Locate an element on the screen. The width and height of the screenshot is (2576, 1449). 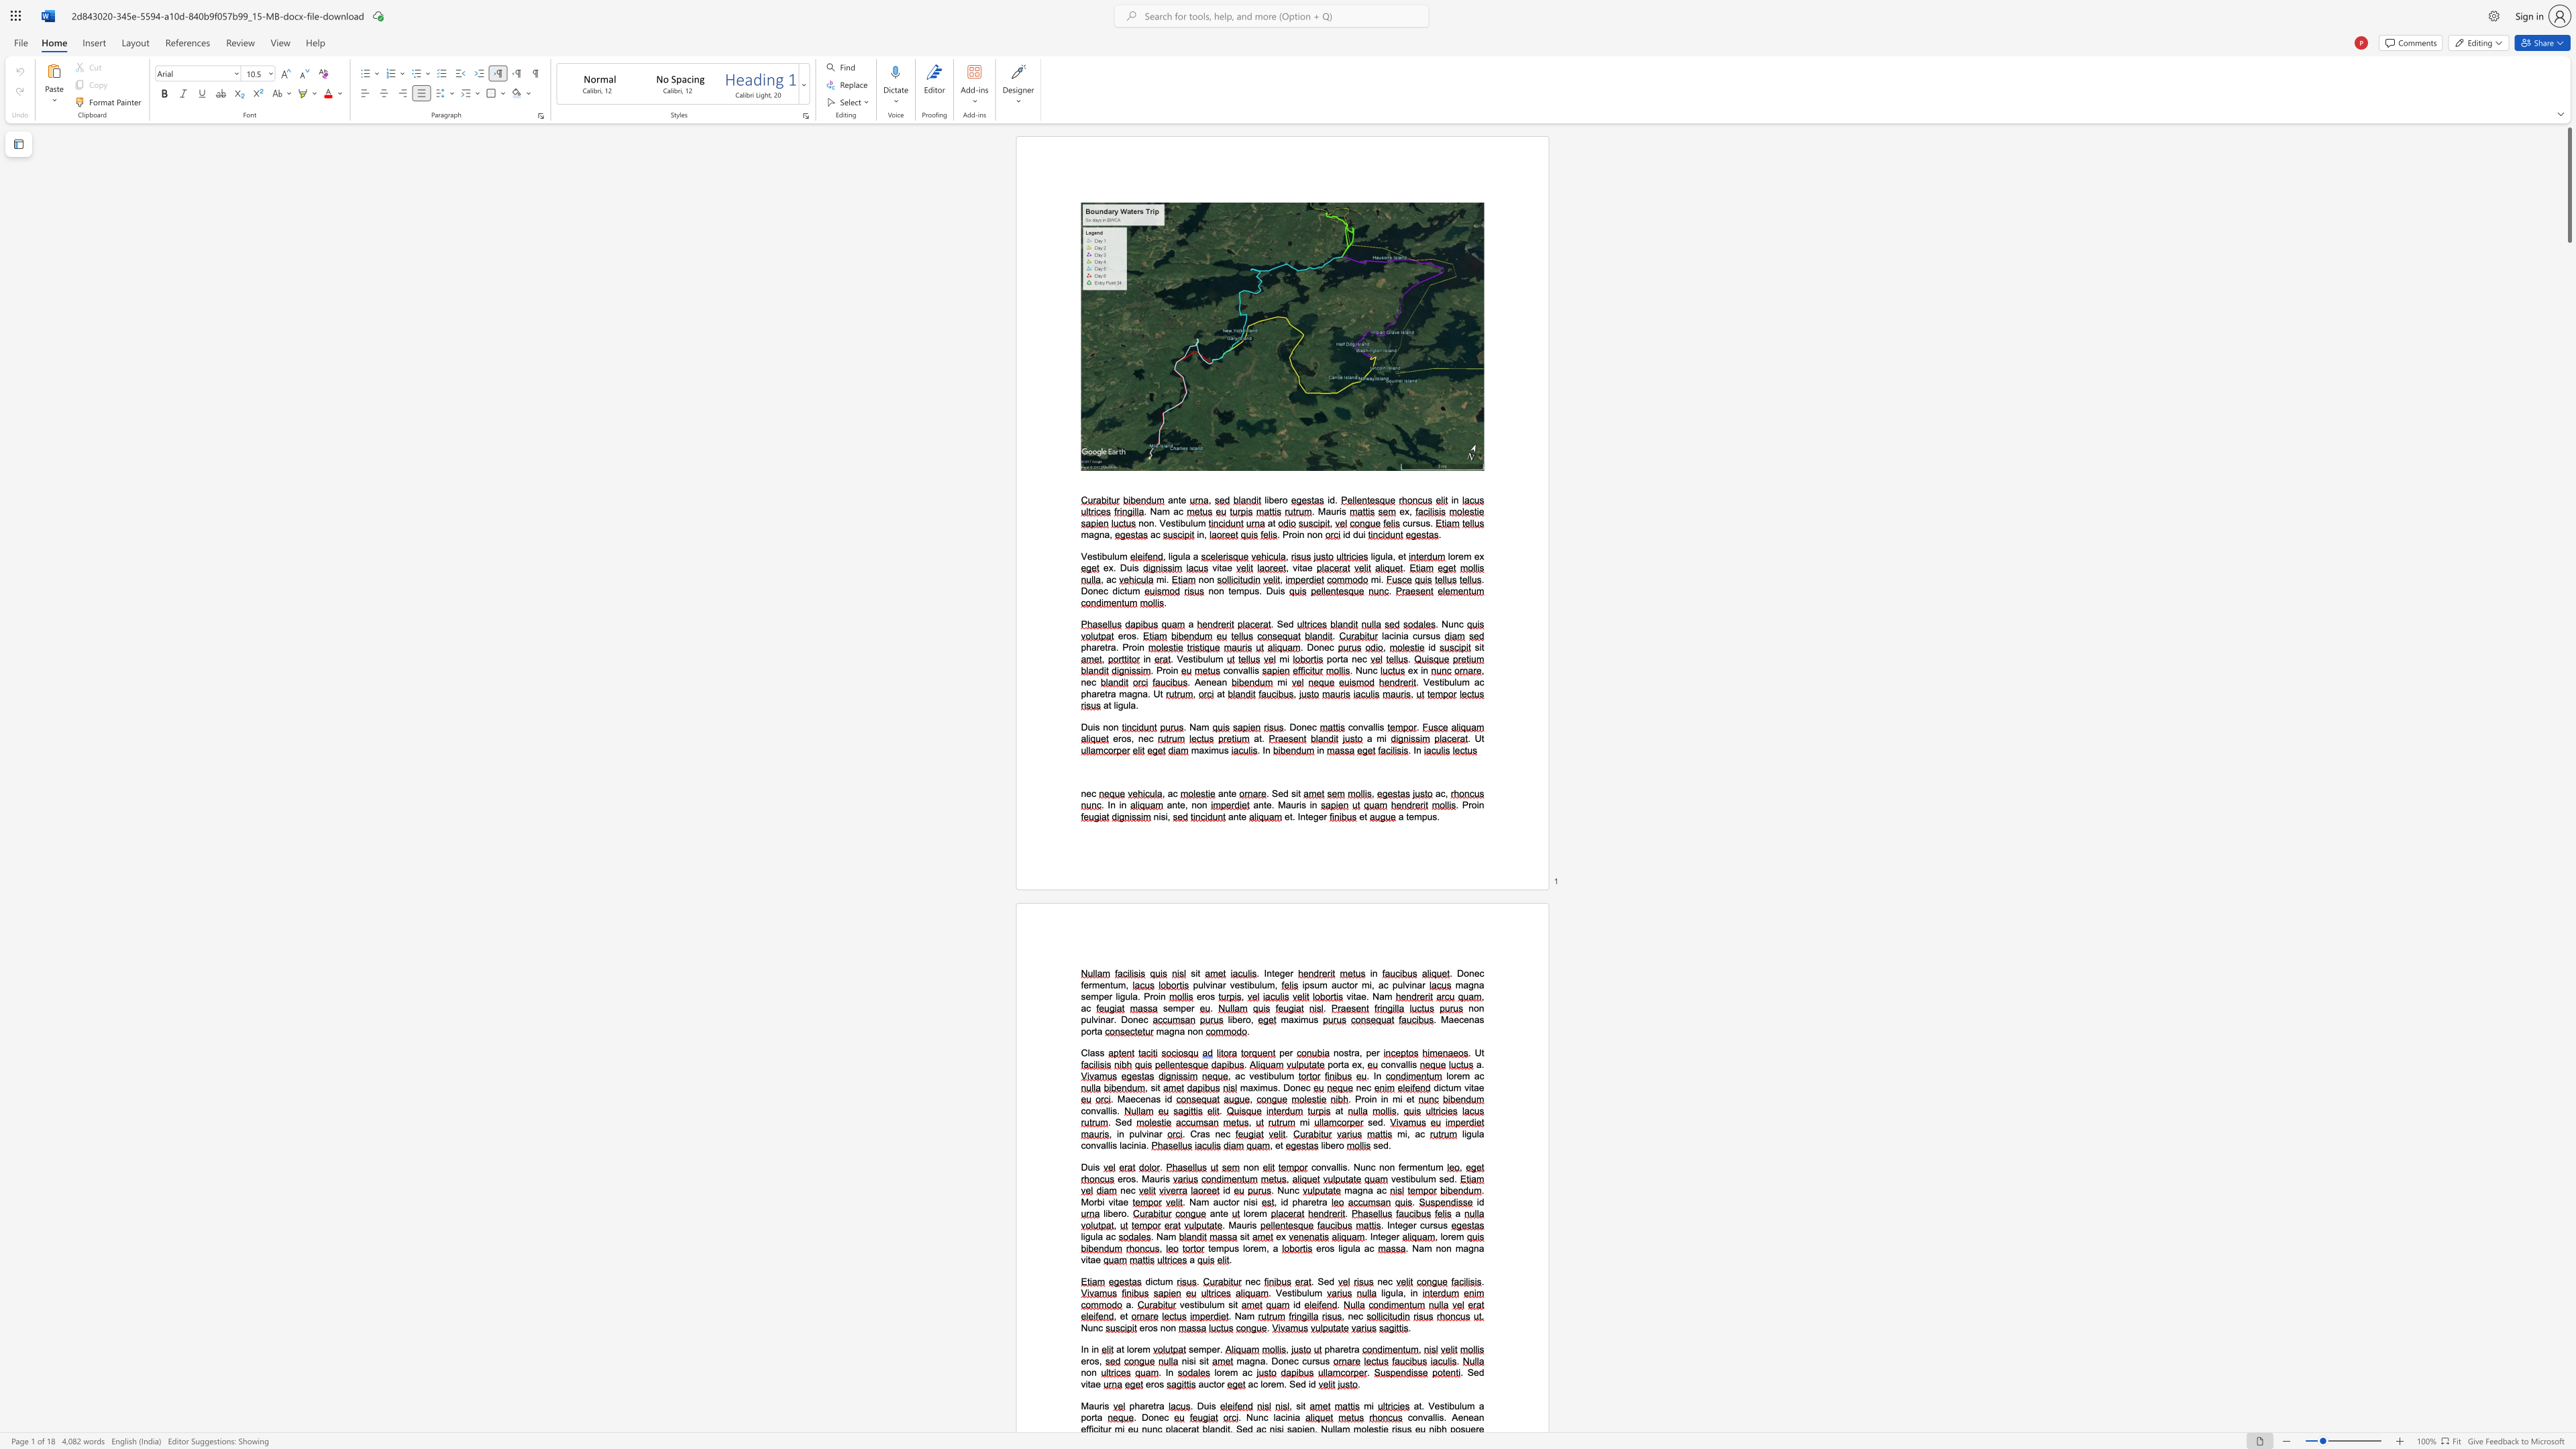
the 1th character "a" in the text is located at coordinates (1369, 726).